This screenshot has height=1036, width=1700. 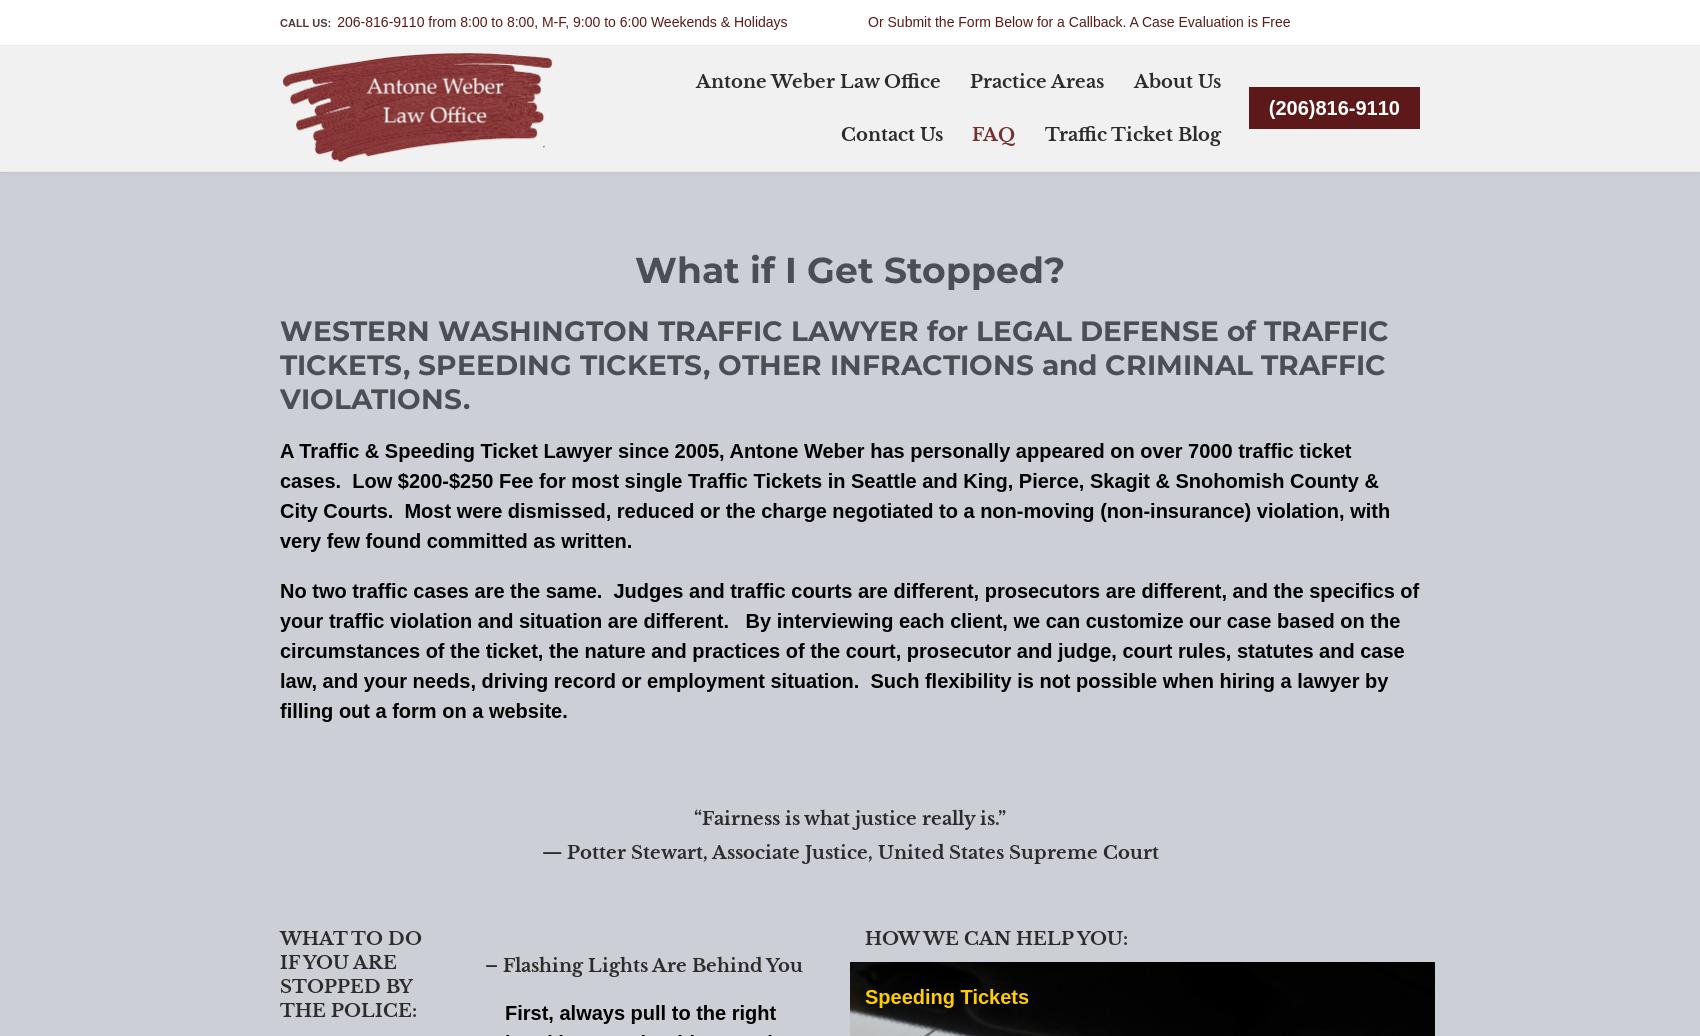 I want to click on 'Or Submit the Form Below for a Callback.  A Case Evaluation is Free', so click(x=1078, y=21).